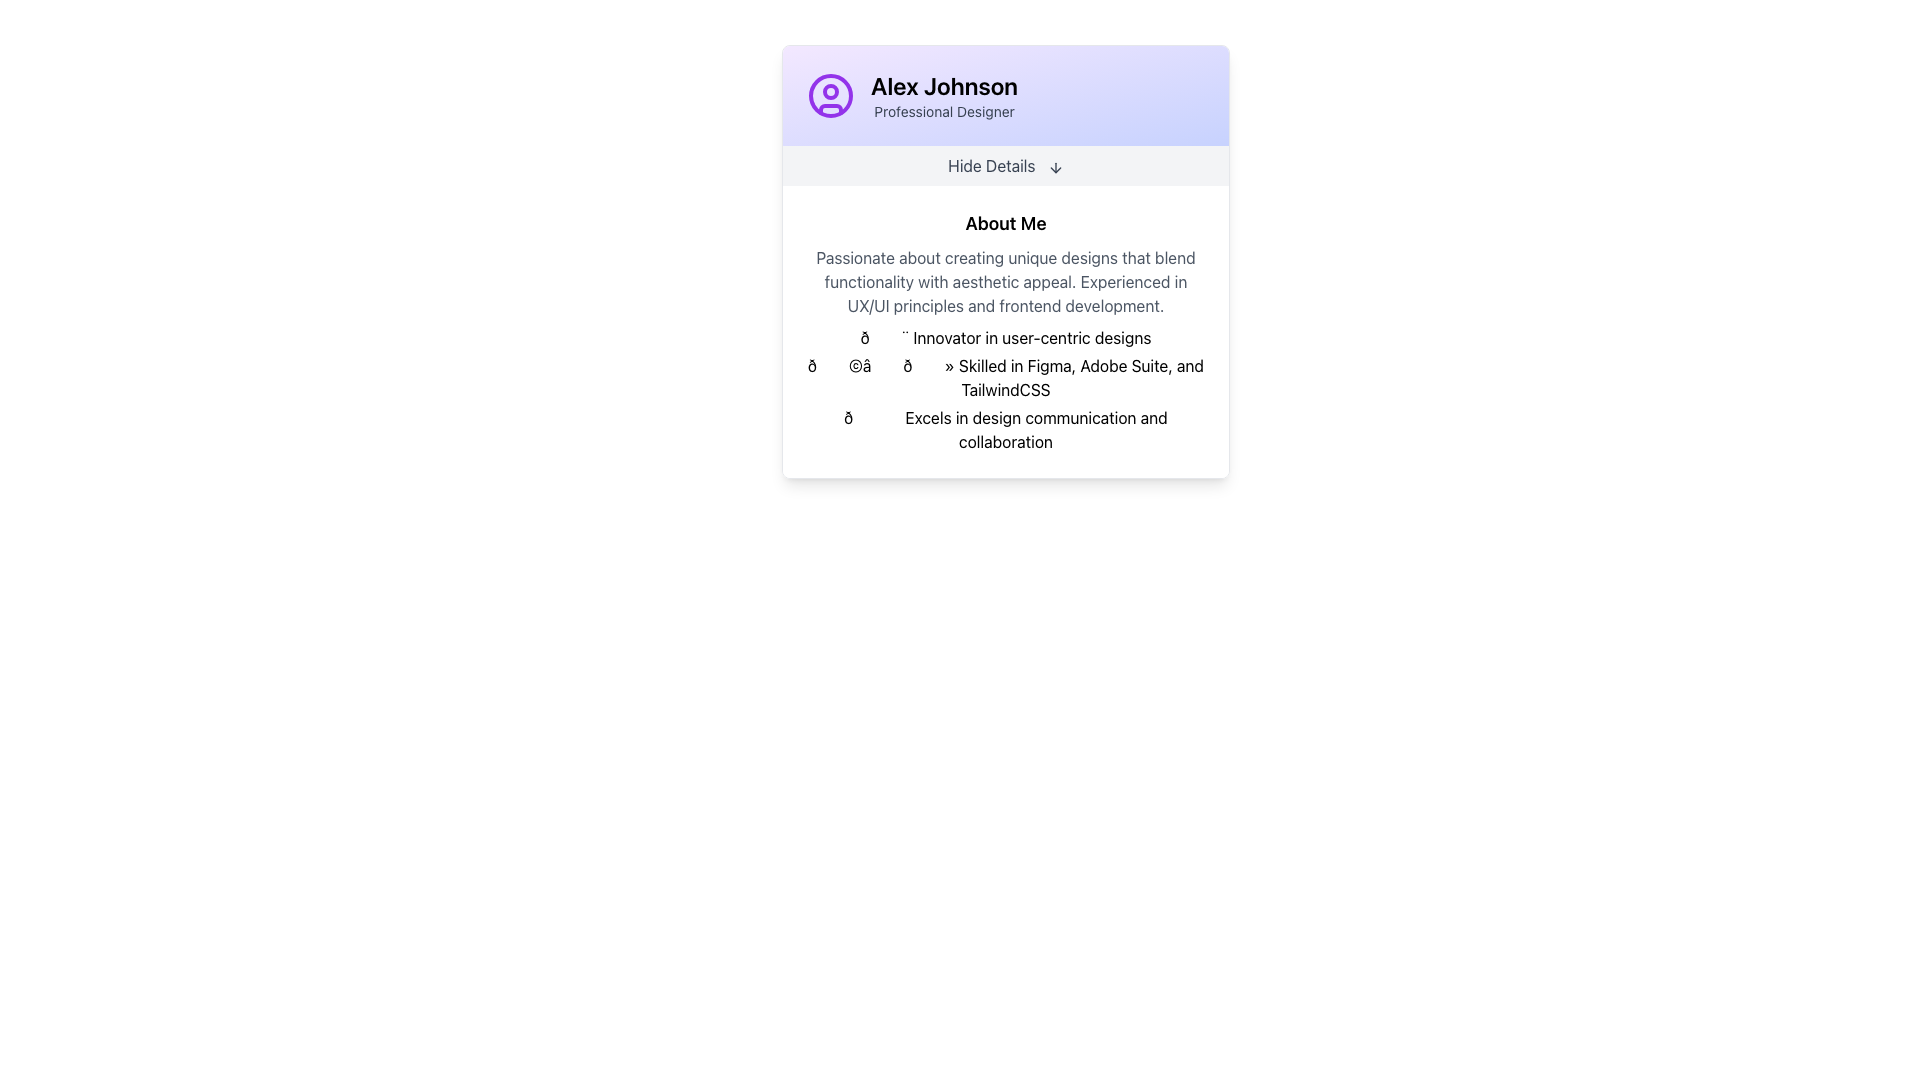 The image size is (1920, 1080). I want to click on the circular graphic component with a solid purple outline located in the profile picture area, which represents an abstract user icon, so click(830, 96).